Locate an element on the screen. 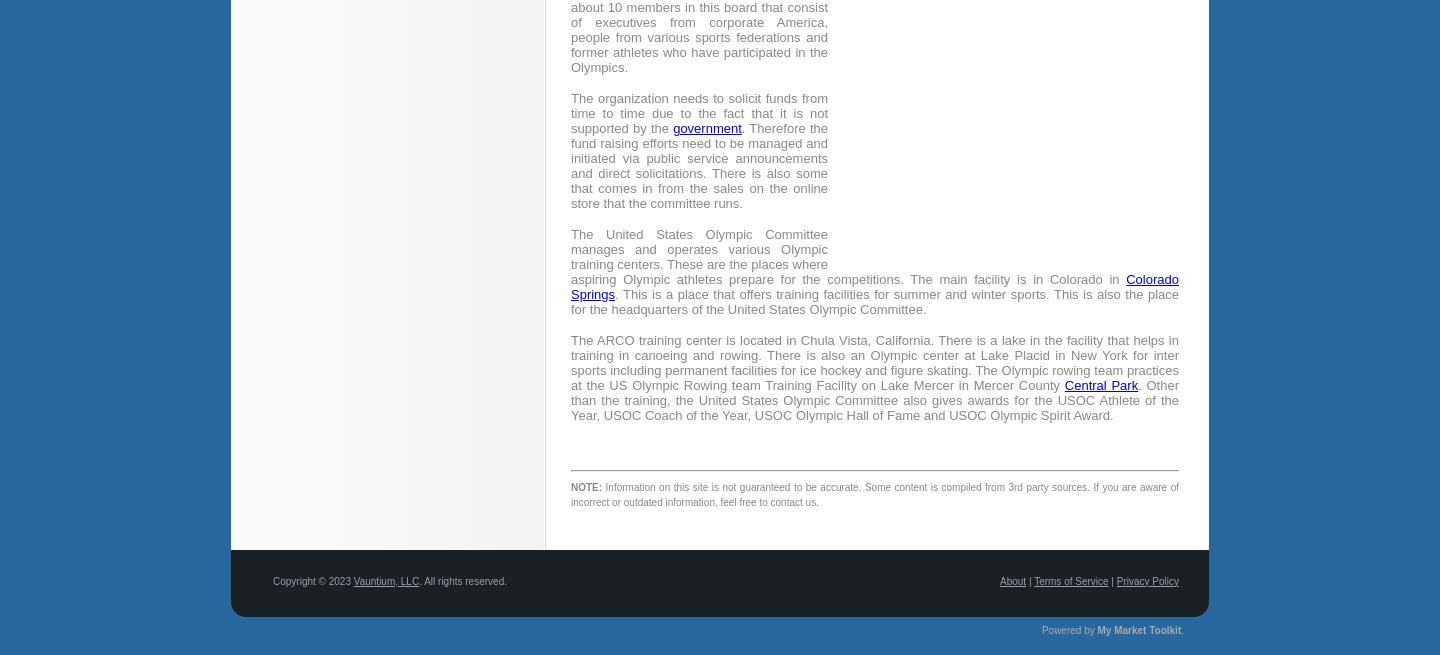  '.' is located at coordinates (1182, 629).